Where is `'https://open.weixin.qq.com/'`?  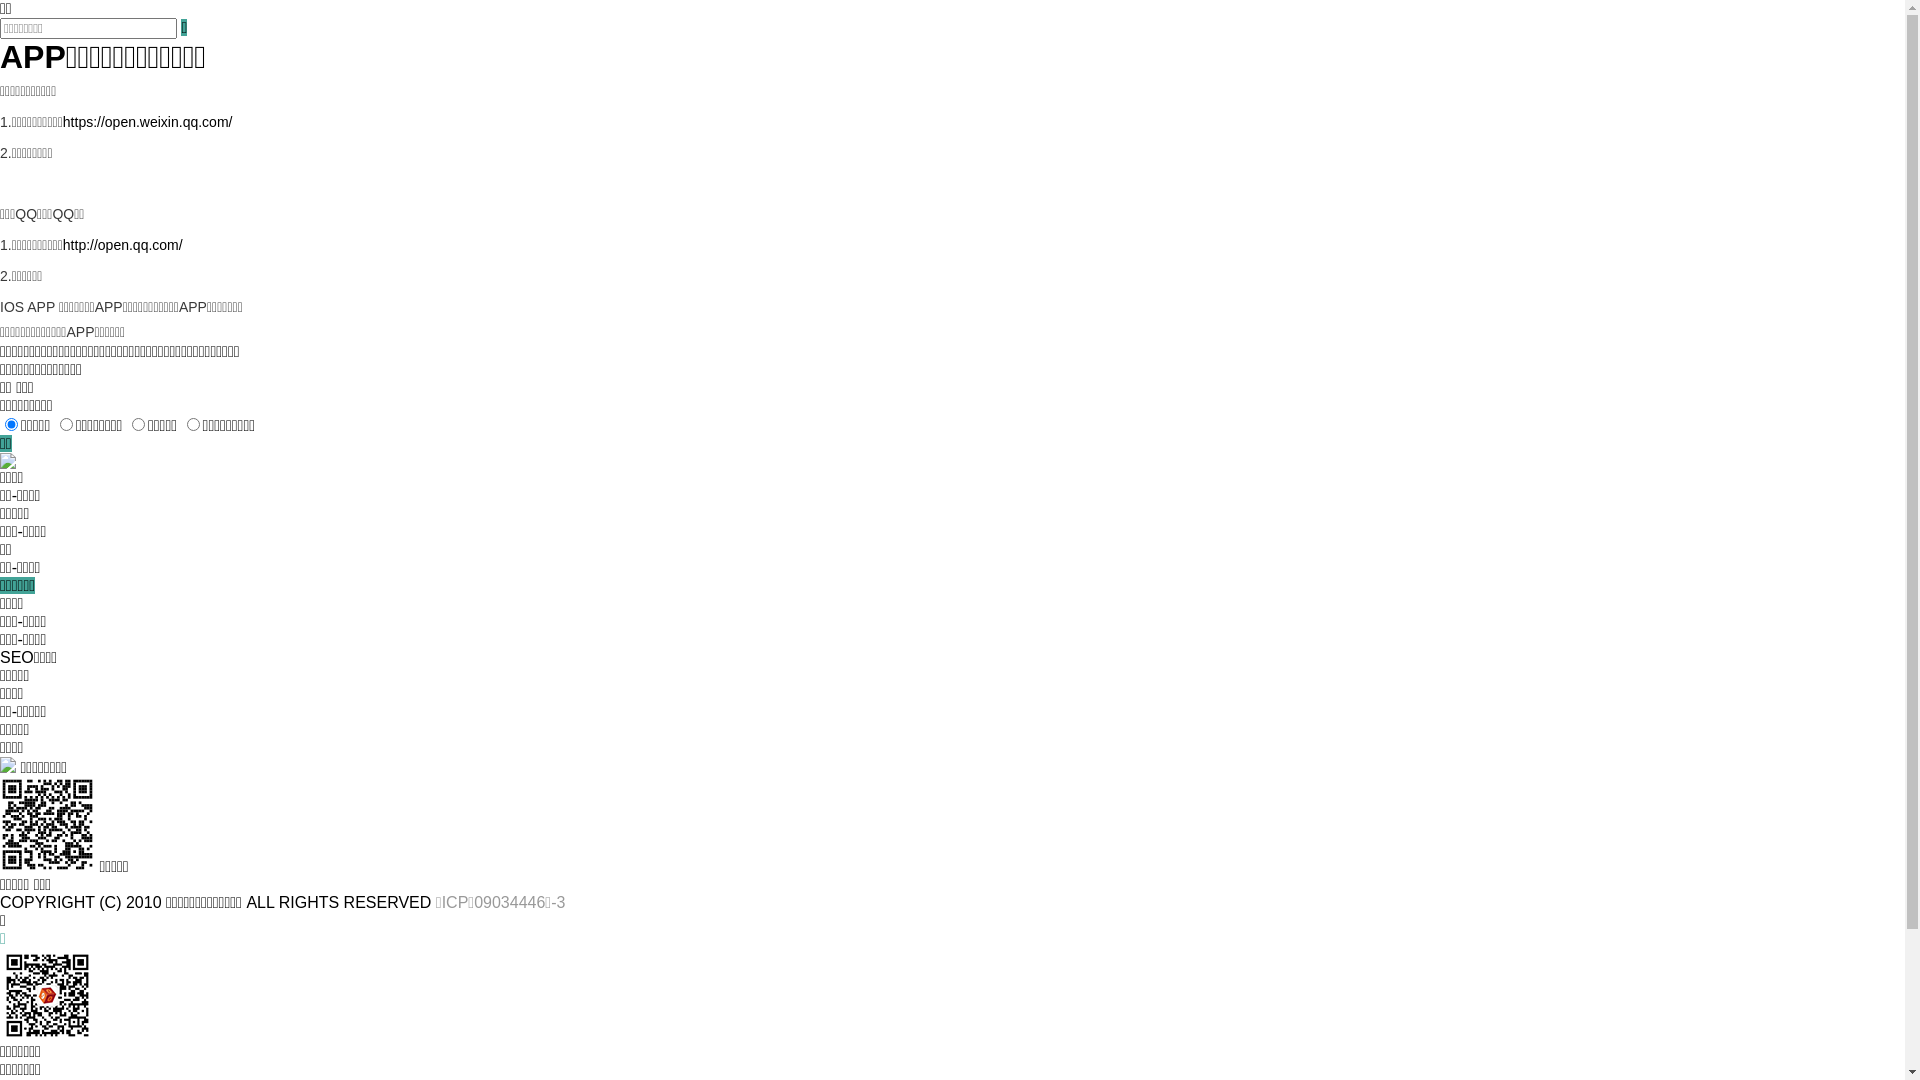
'https://open.weixin.qq.com/' is located at coordinates (62, 122).